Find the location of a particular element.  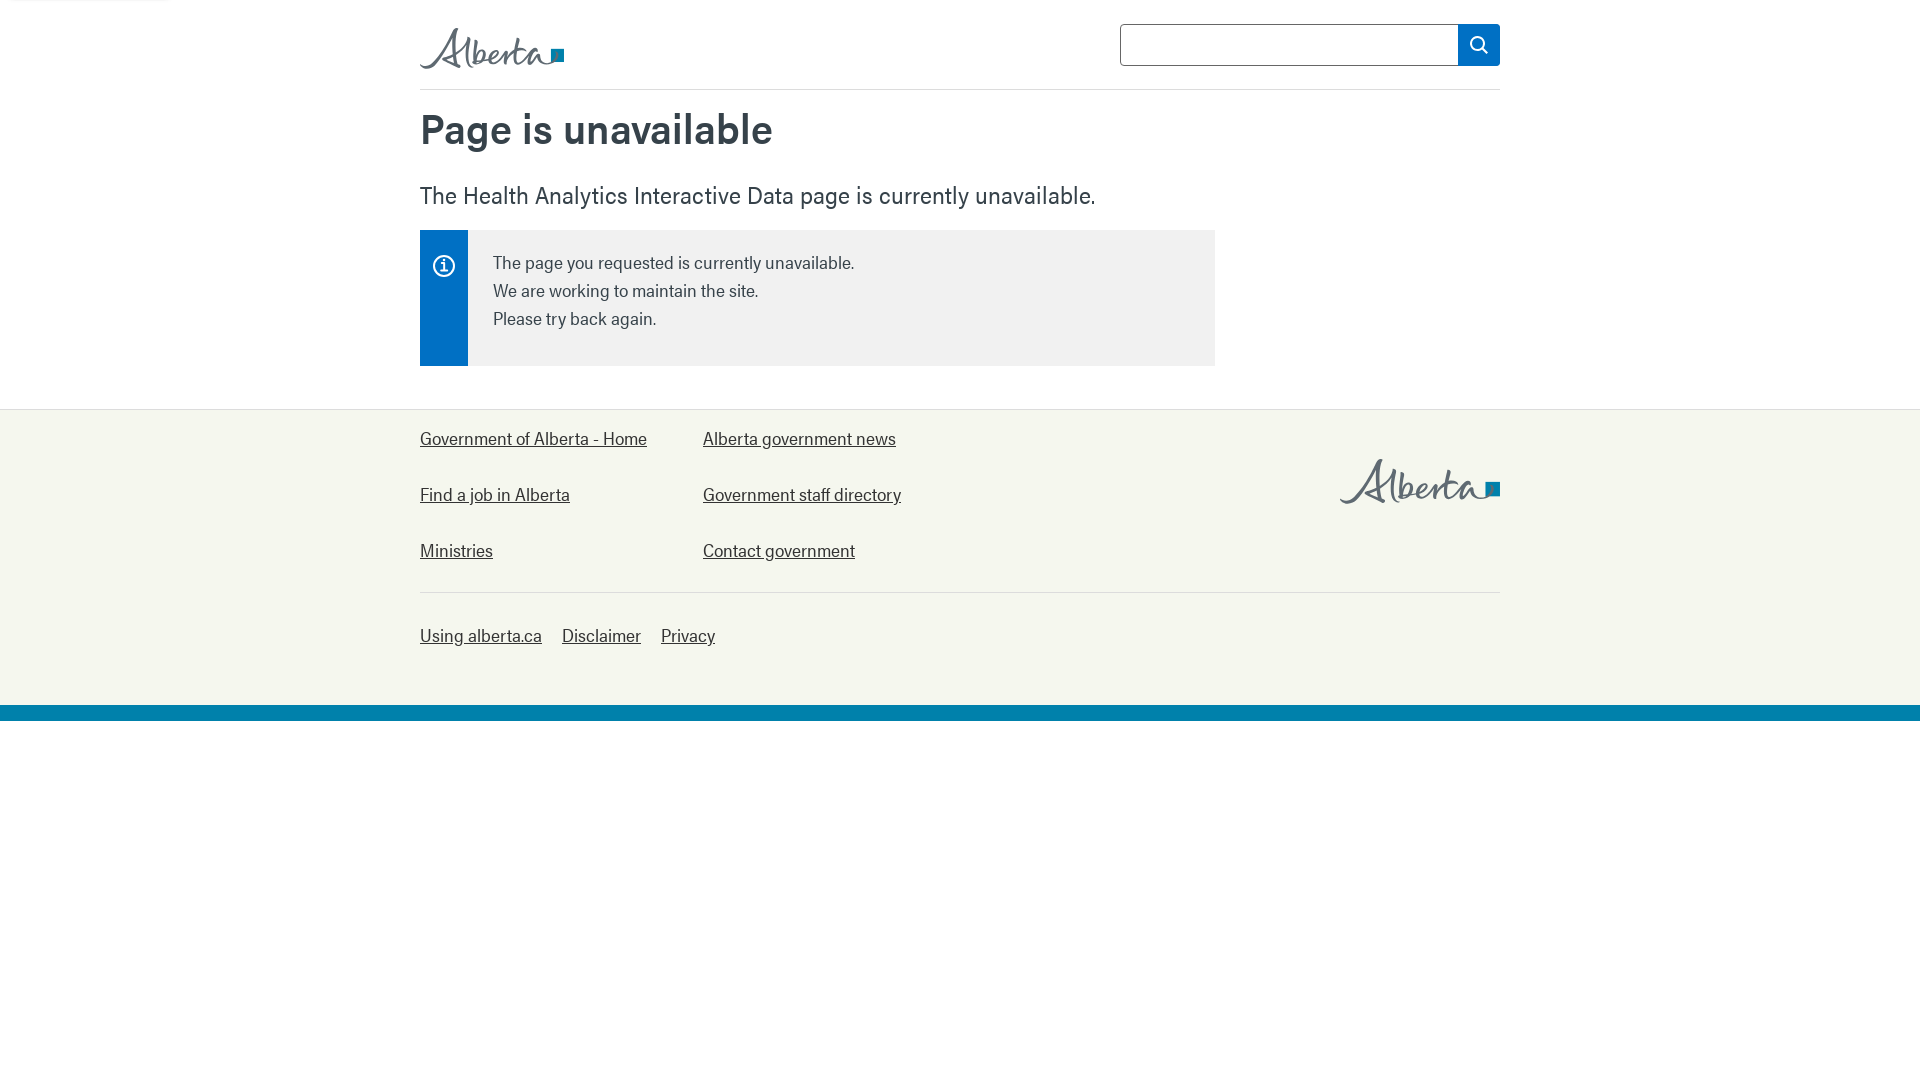

'Alberta government news' is located at coordinates (816, 437).